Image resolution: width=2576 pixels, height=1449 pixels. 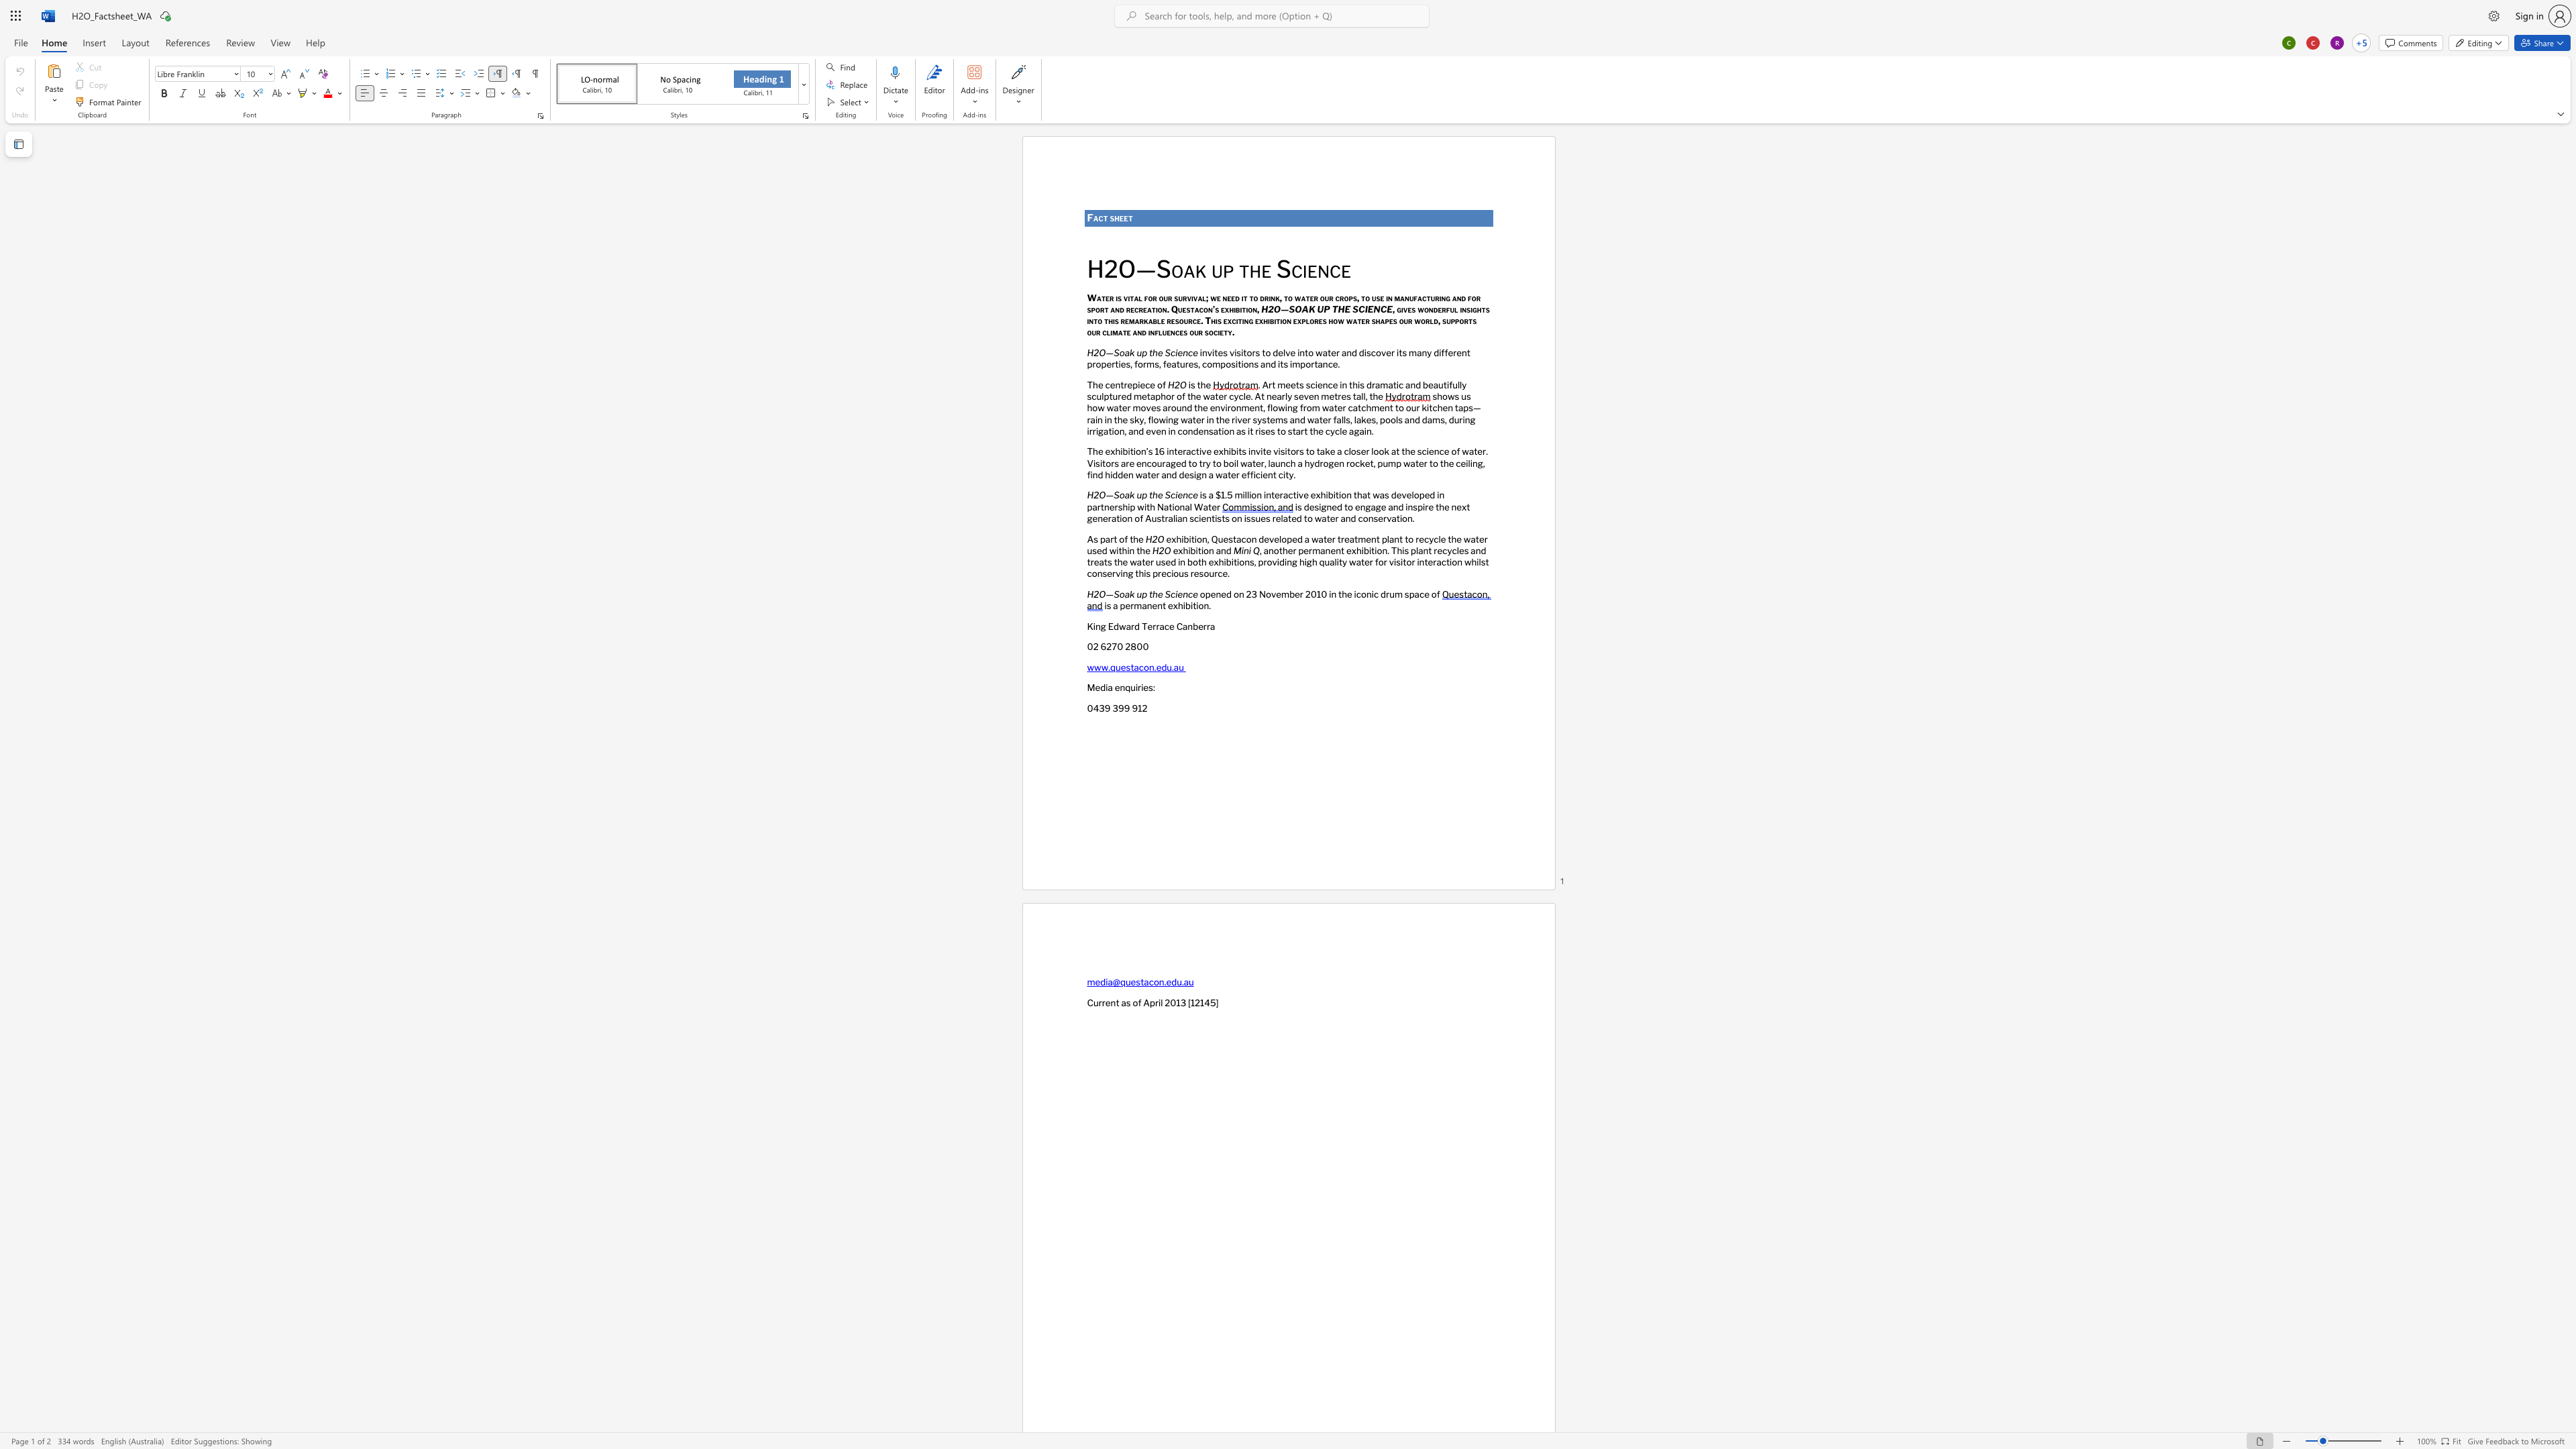 What do you see at coordinates (1464, 451) in the screenshot?
I see `the 1th character "w" in the text` at bounding box center [1464, 451].